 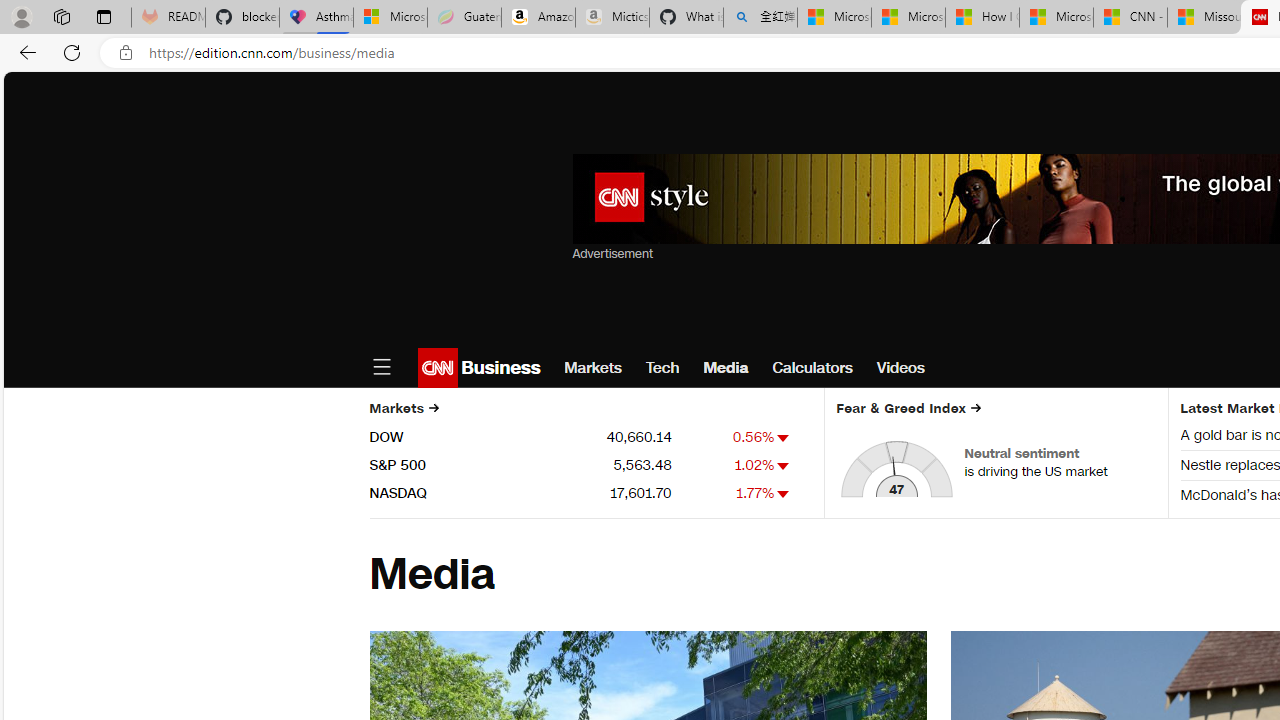 I want to click on 'Videos', so click(x=899, y=367).